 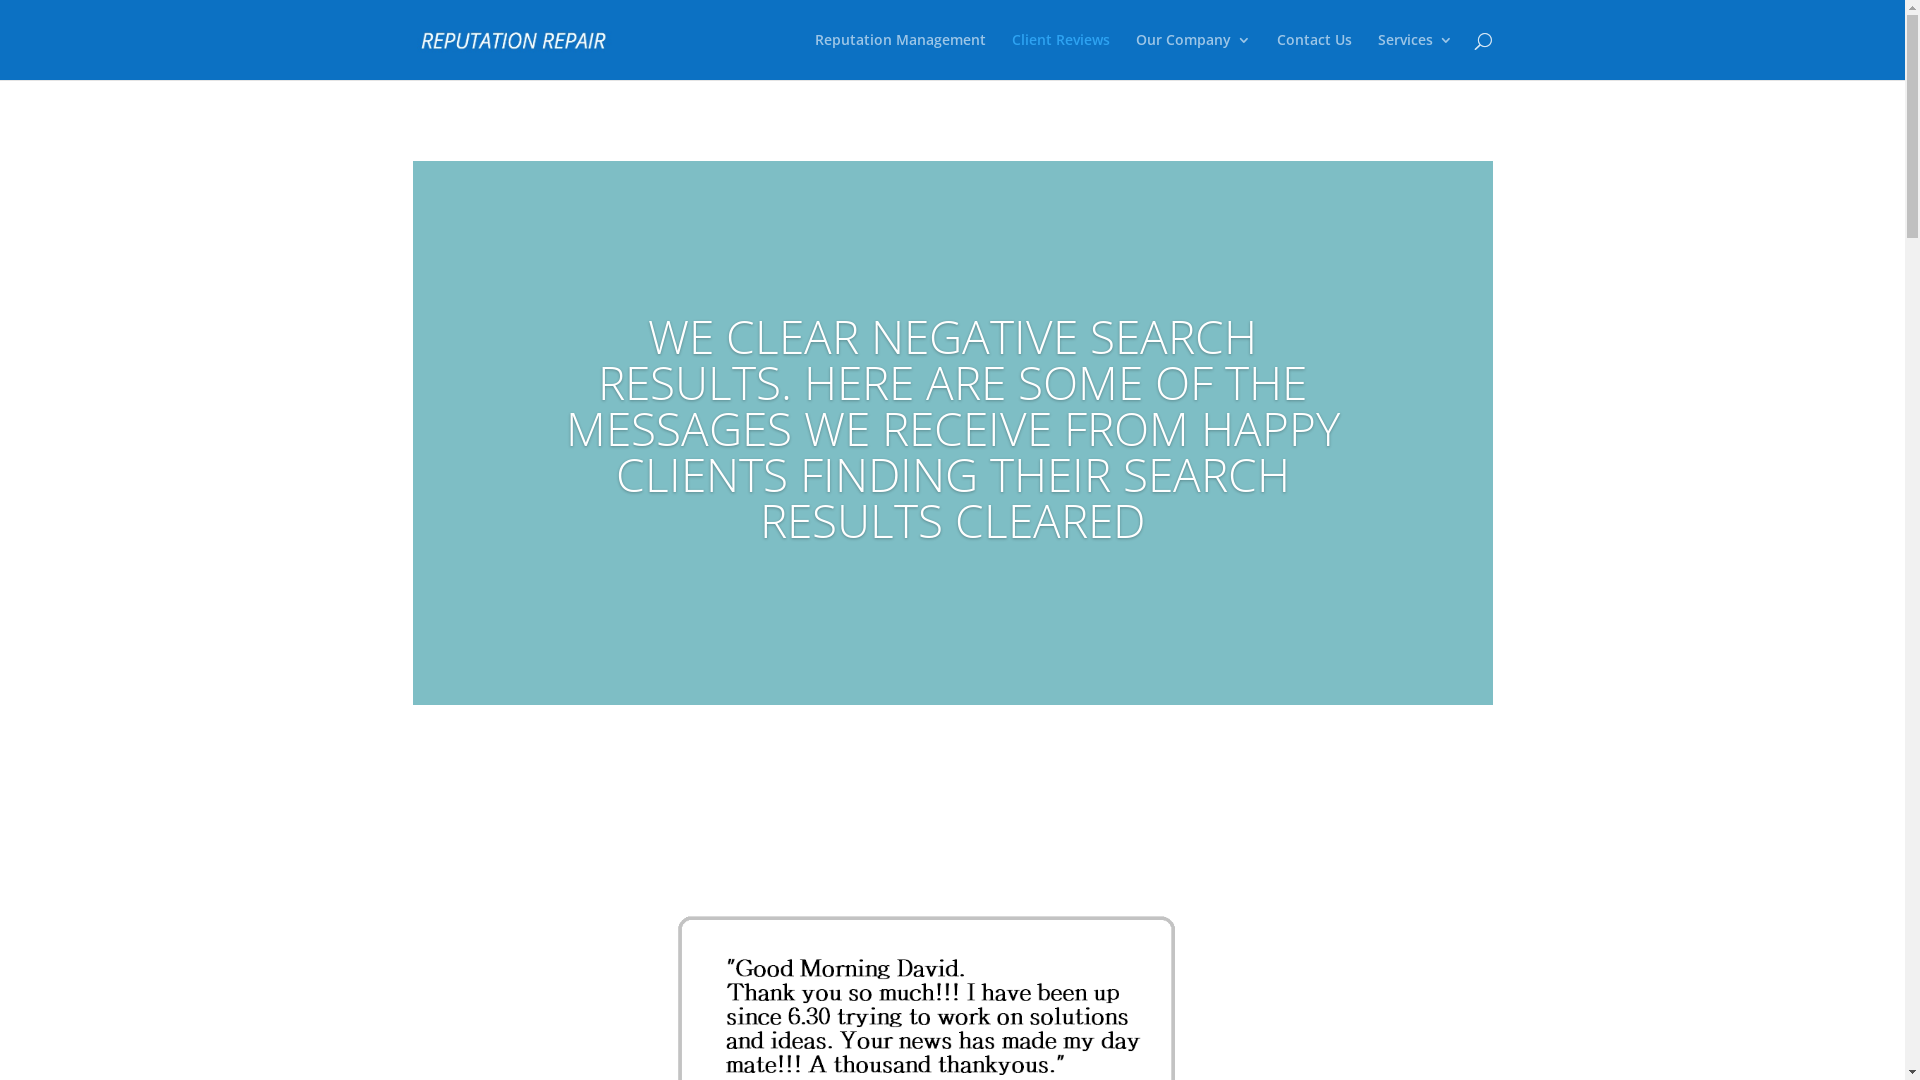 What do you see at coordinates (1313, 55) in the screenshot?
I see `'Contact Us'` at bounding box center [1313, 55].